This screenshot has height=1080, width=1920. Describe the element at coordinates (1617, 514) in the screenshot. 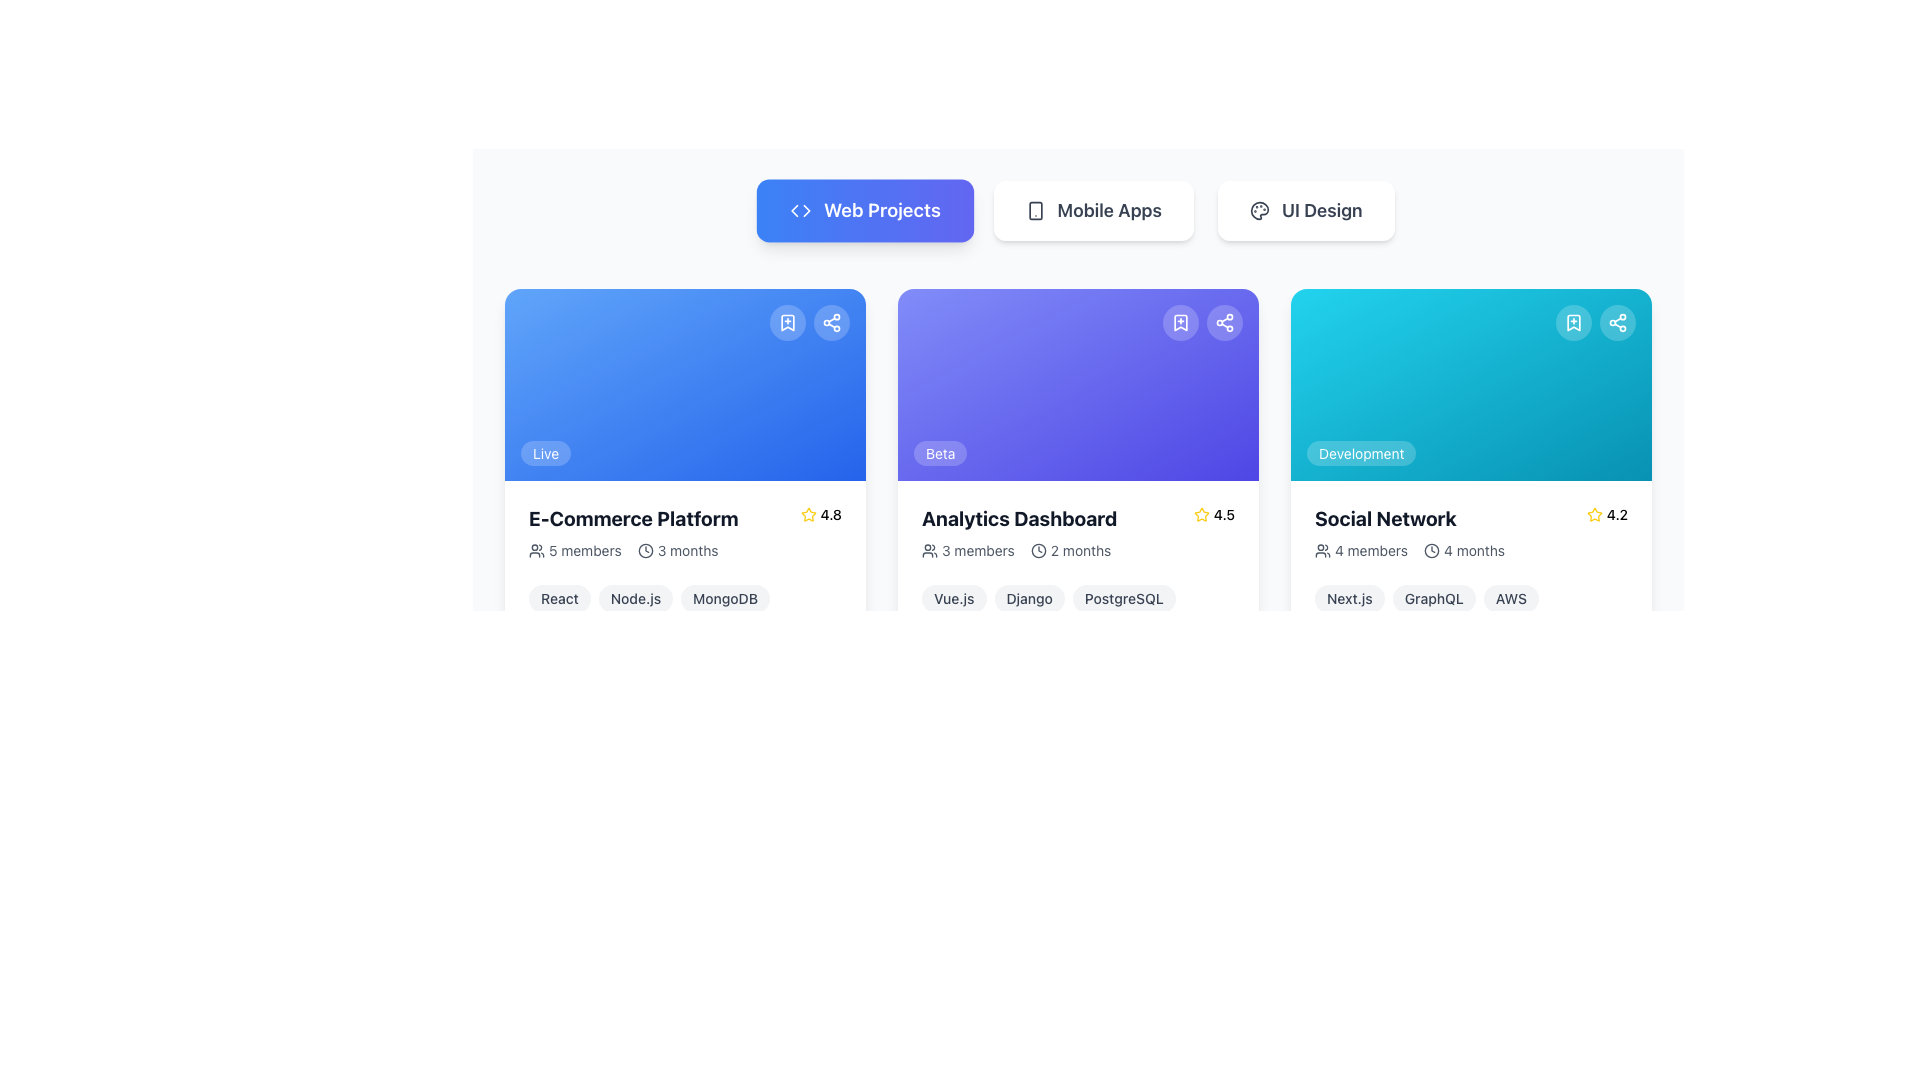

I see `the Text label displaying the numerical rating in the lower-right corner of the 'Social Network' card, which is aligned with a star icon to its left` at that location.